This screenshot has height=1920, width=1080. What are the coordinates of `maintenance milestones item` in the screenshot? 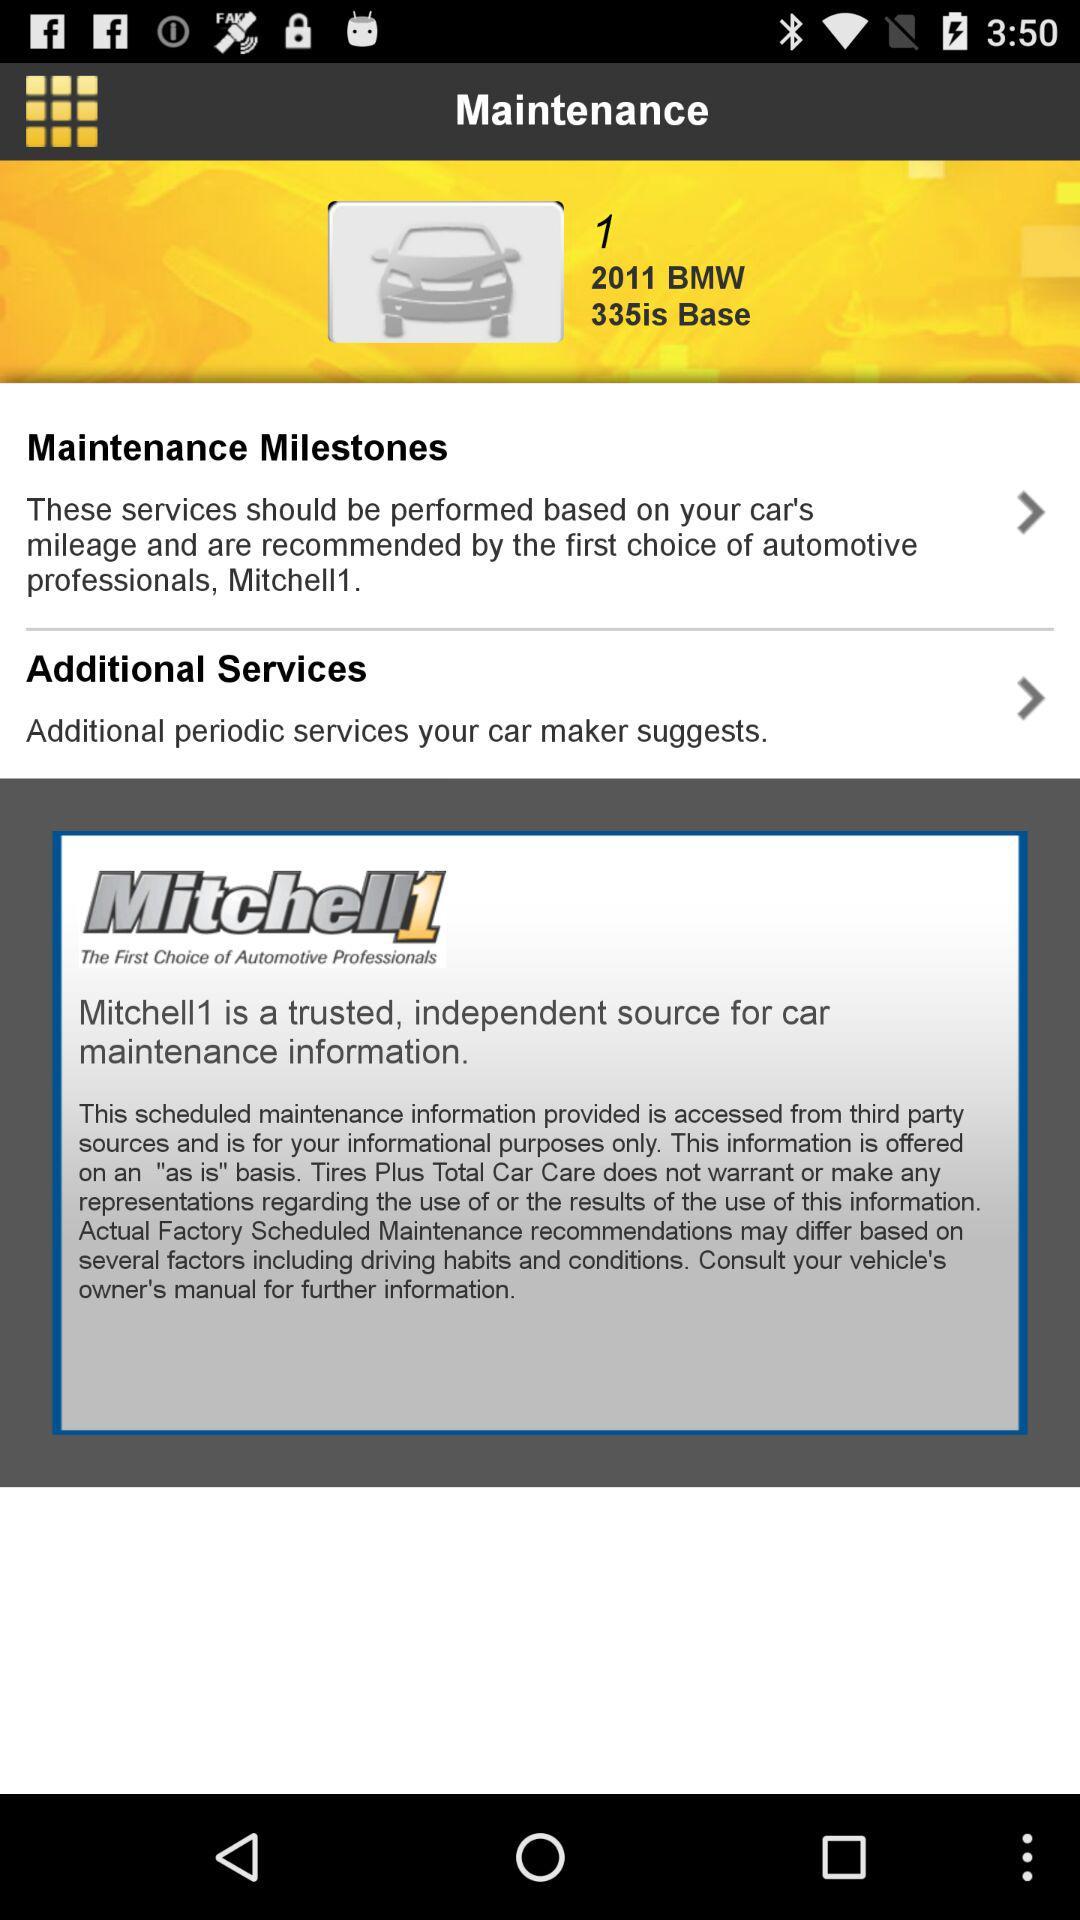 It's located at (236, 447).